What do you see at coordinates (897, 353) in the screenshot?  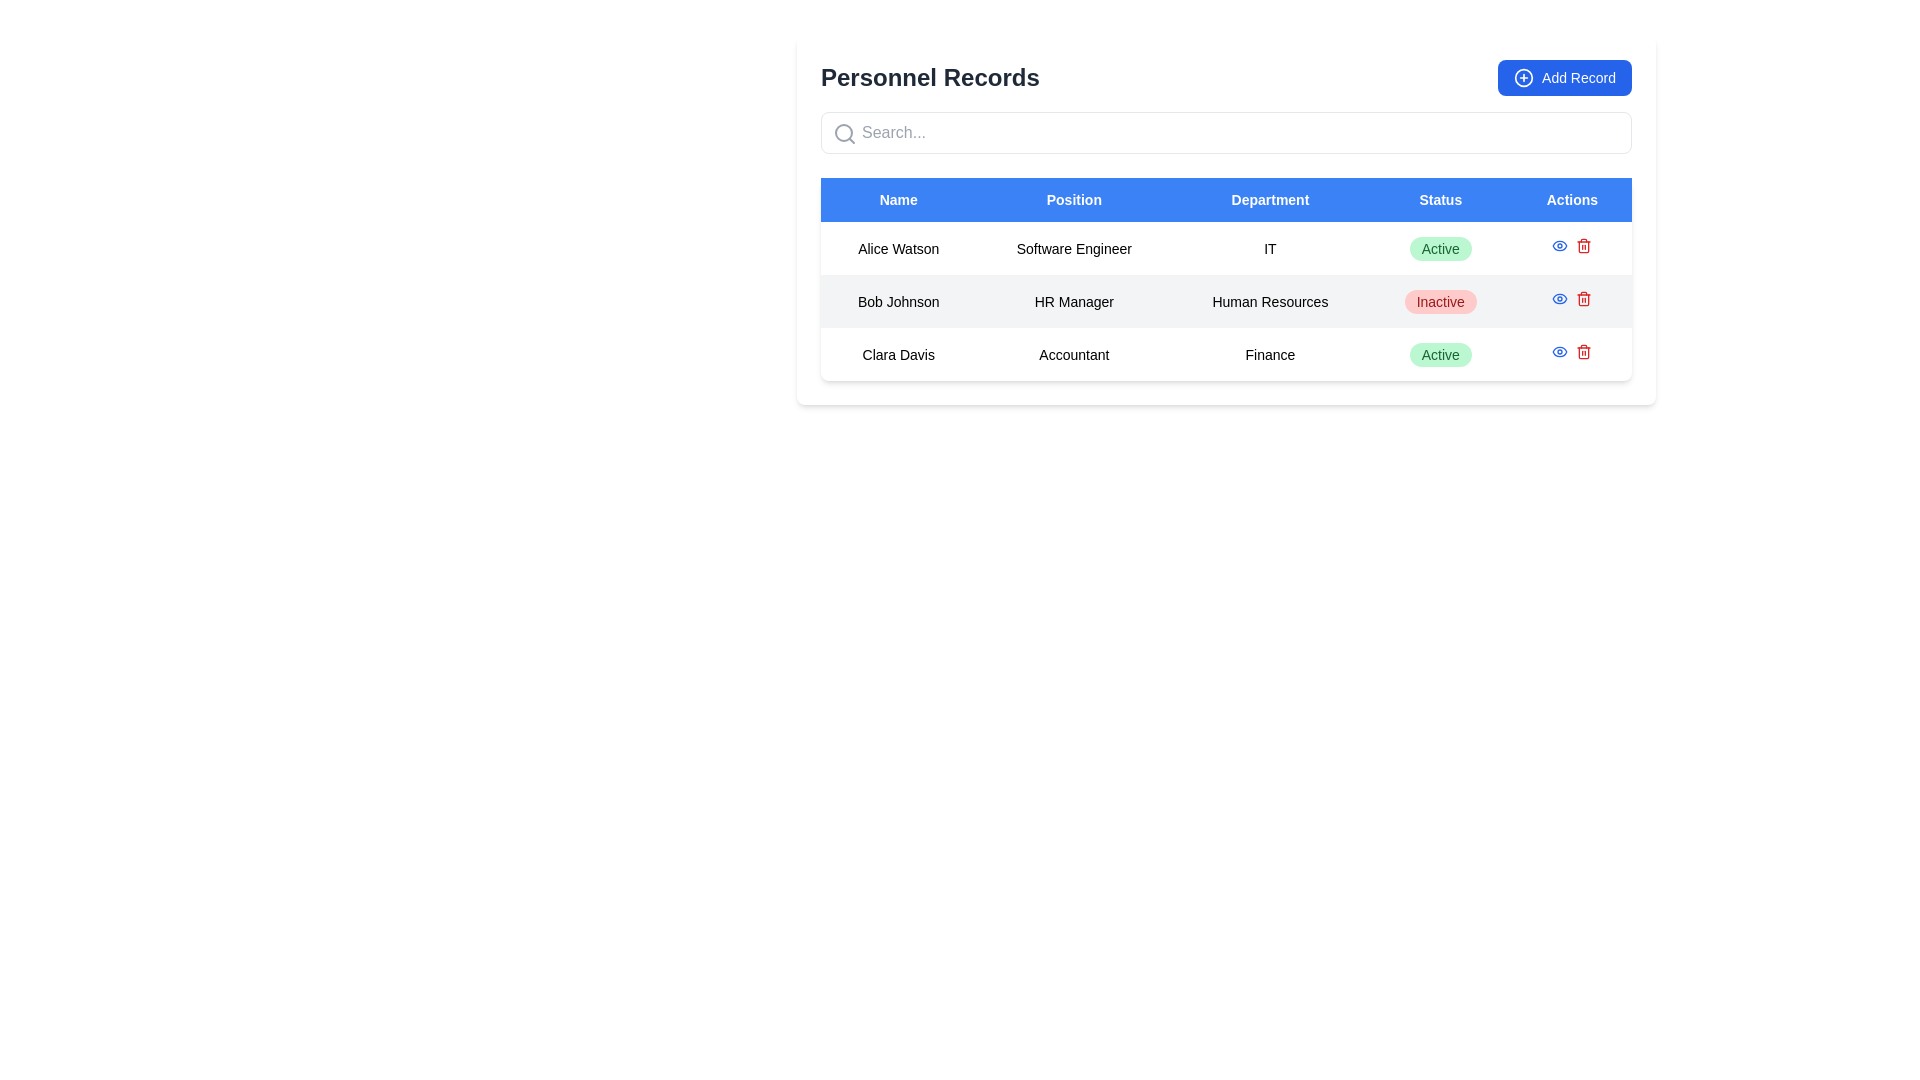 I see `the text label displaying 'Clara Davis', which is located in the first cell of the third row of the table` at bounding box center [897, 353].